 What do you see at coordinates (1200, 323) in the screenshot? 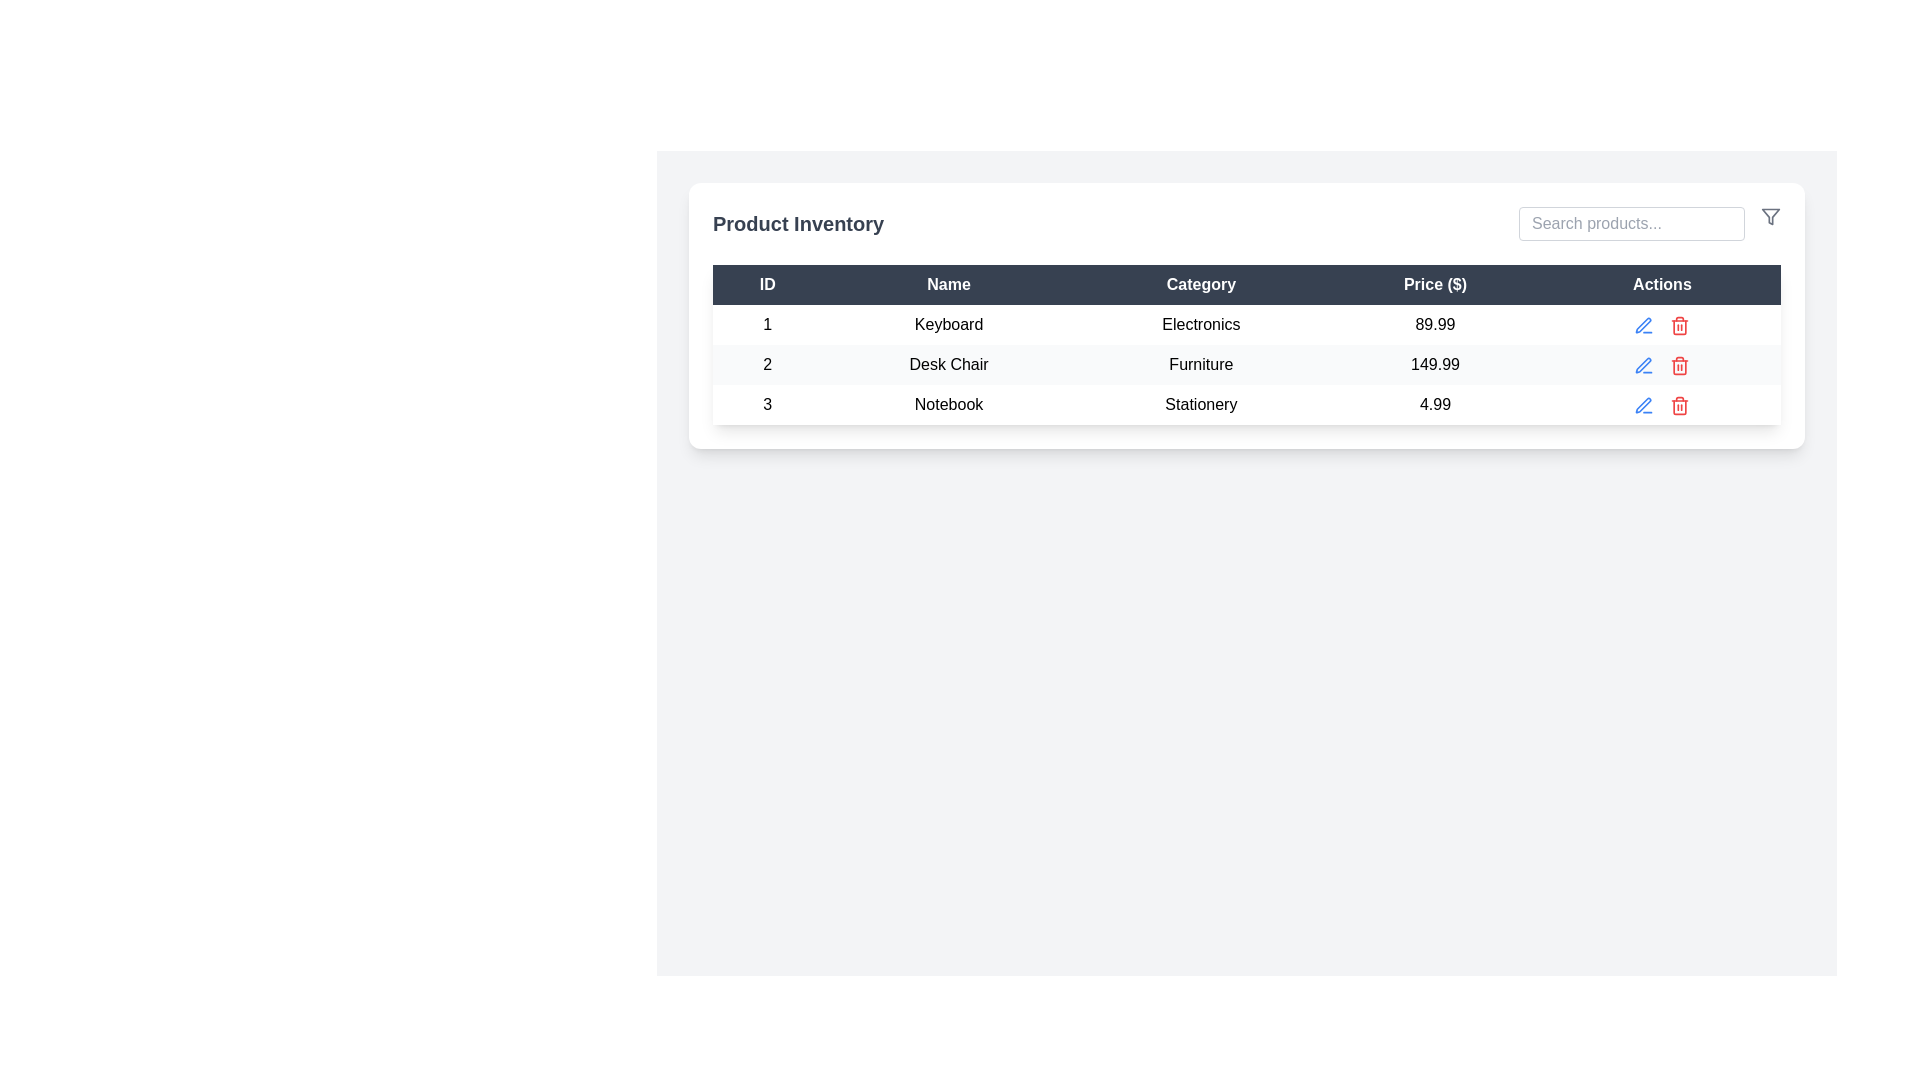
I see `the text label displaying 'Electronics' located in the 'Category' column of the first data row of the product inventory table` at bounding box center [1200, 323].